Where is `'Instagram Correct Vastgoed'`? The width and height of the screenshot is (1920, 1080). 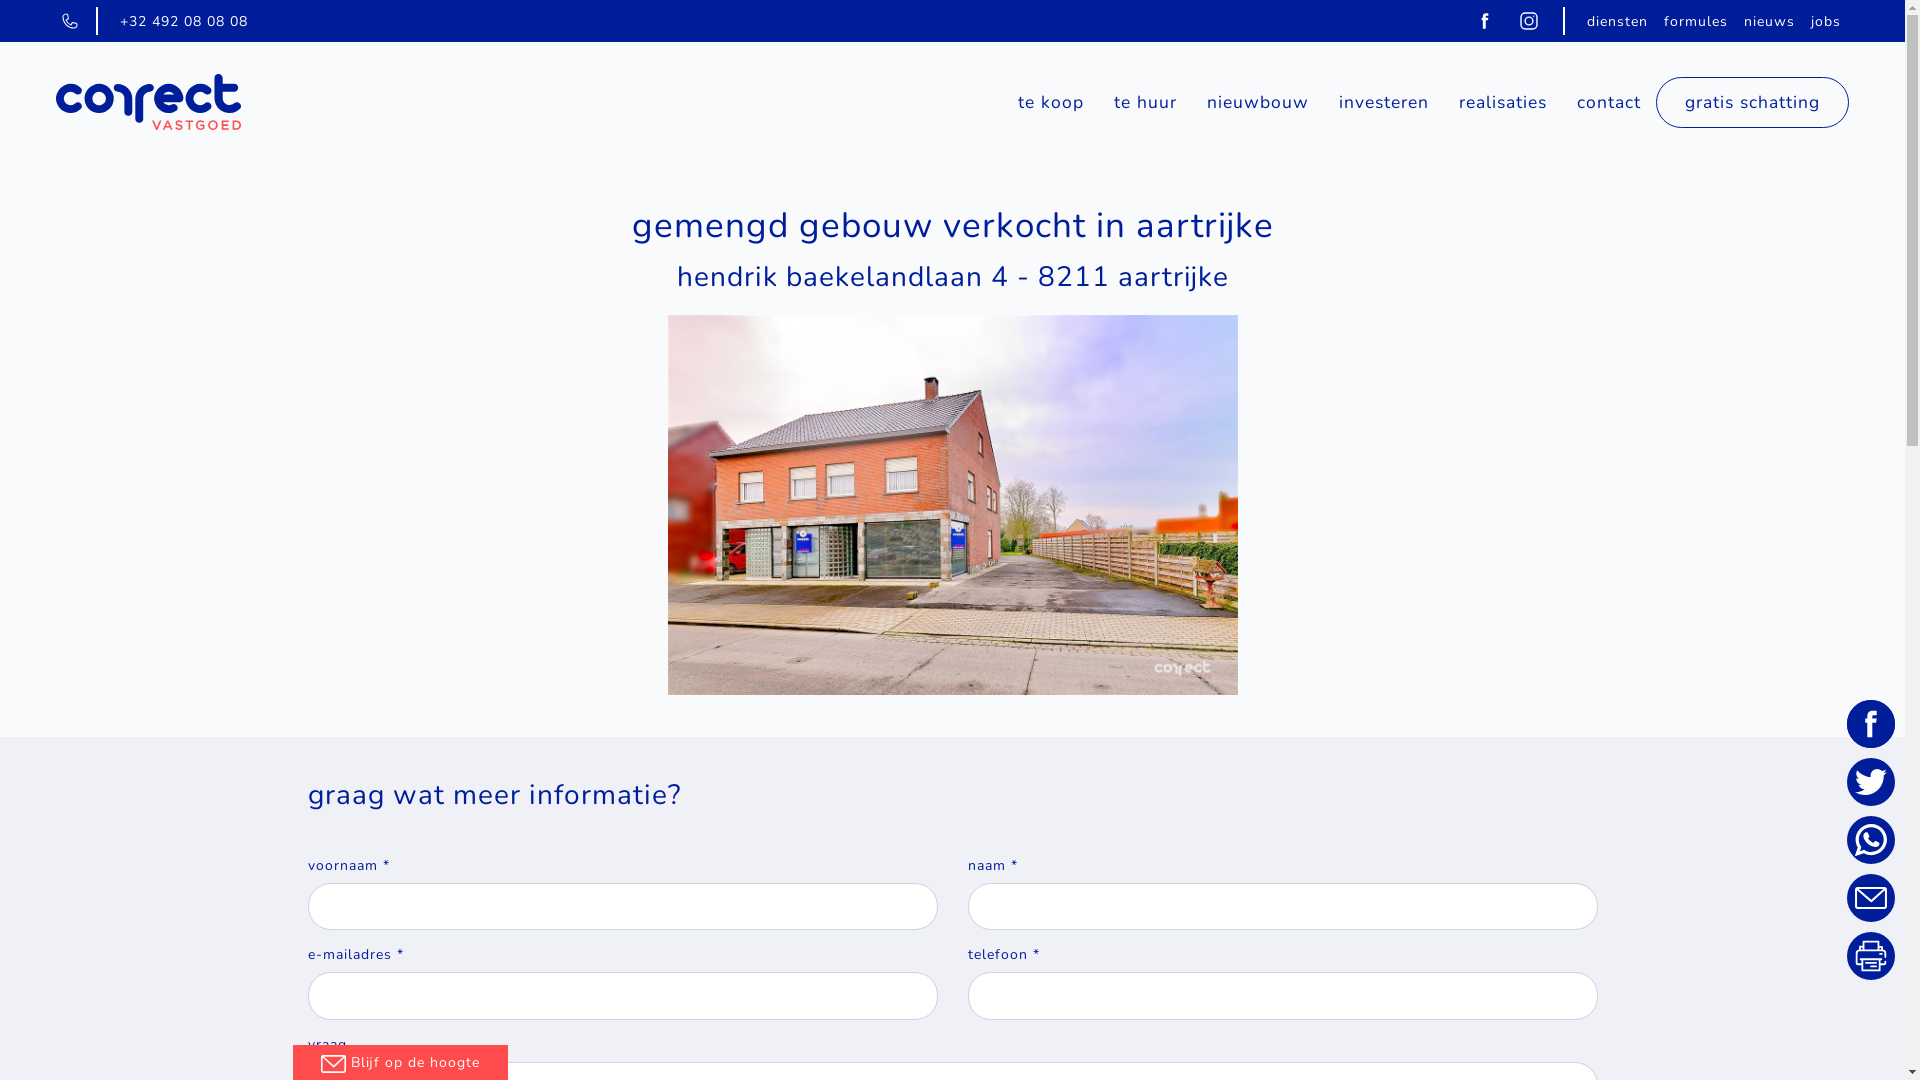
'Instagram Correct Vastgoed' is located at coordinates (1528, 19).